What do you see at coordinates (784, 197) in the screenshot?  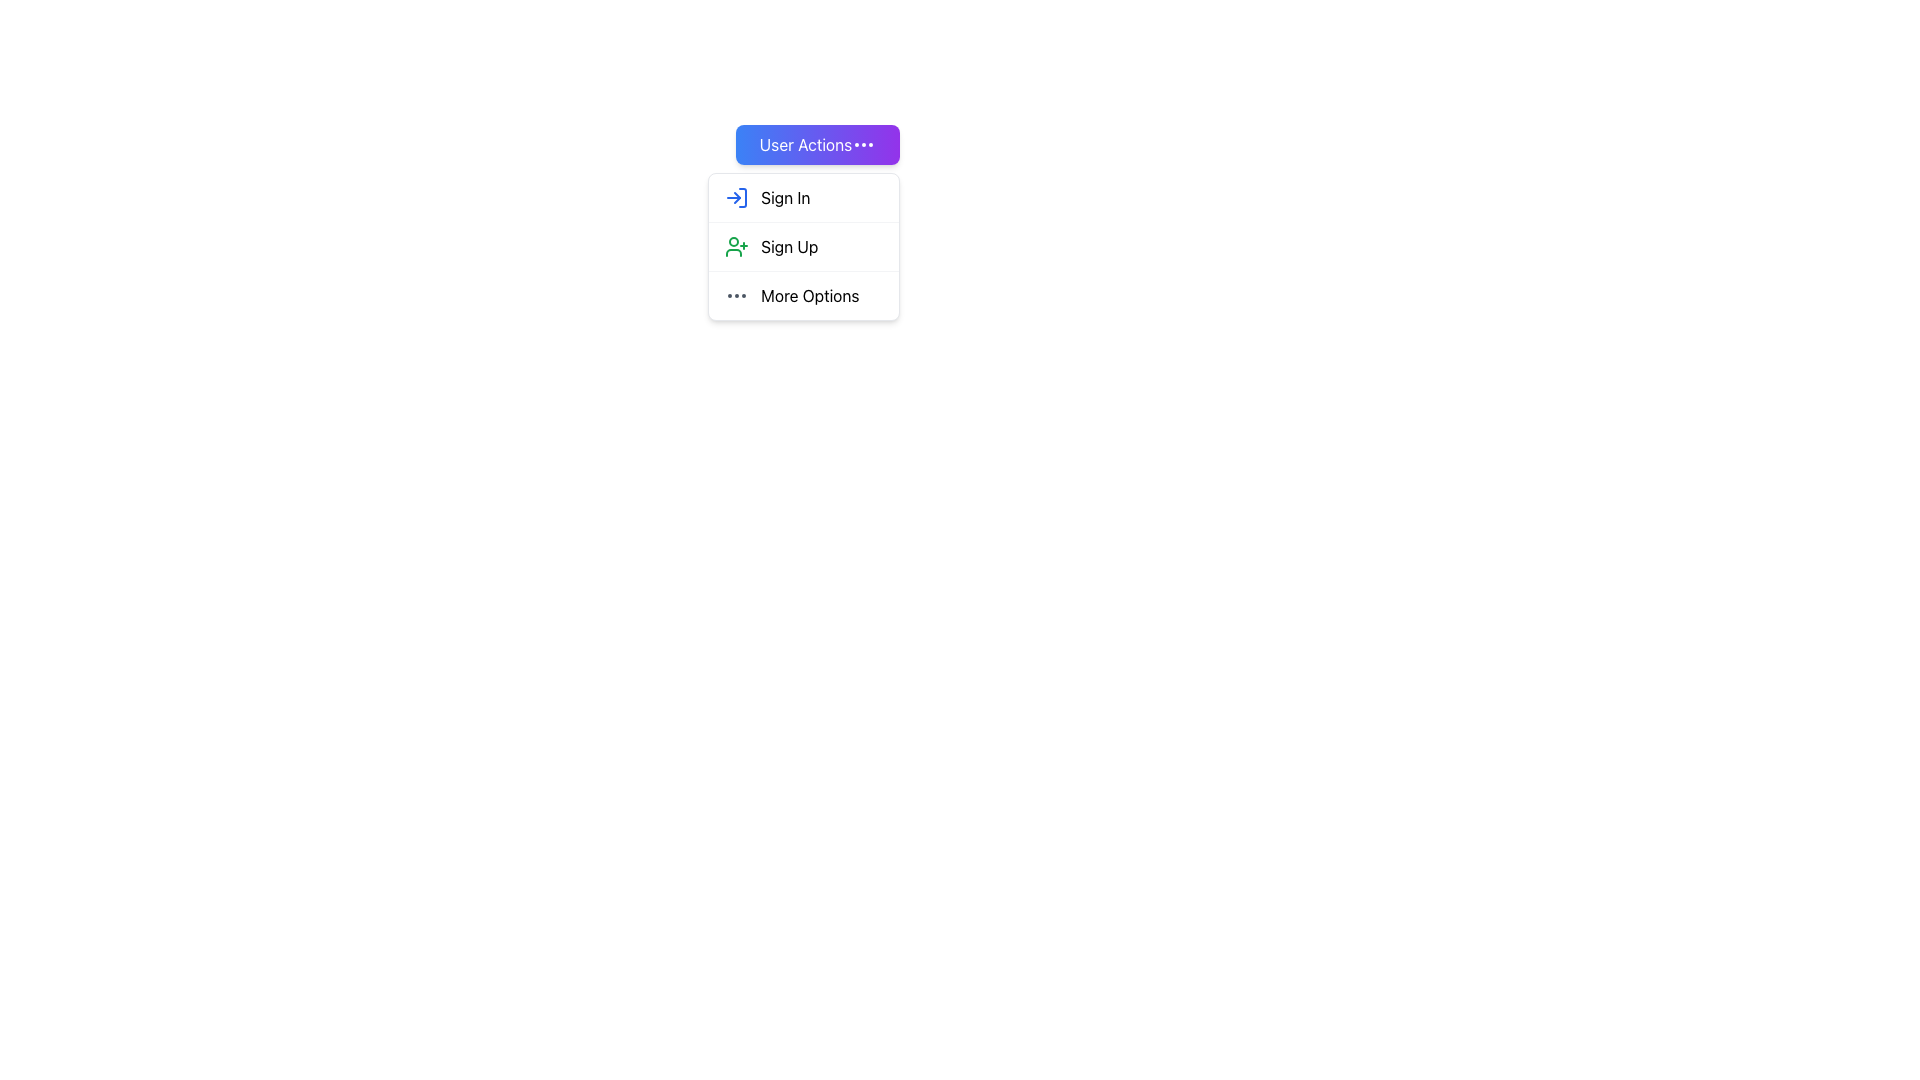 I see `the 'Sign In' label in the 'User Actions' dropdown menu, located next to the first icon item` at bounding box center [784, 197].